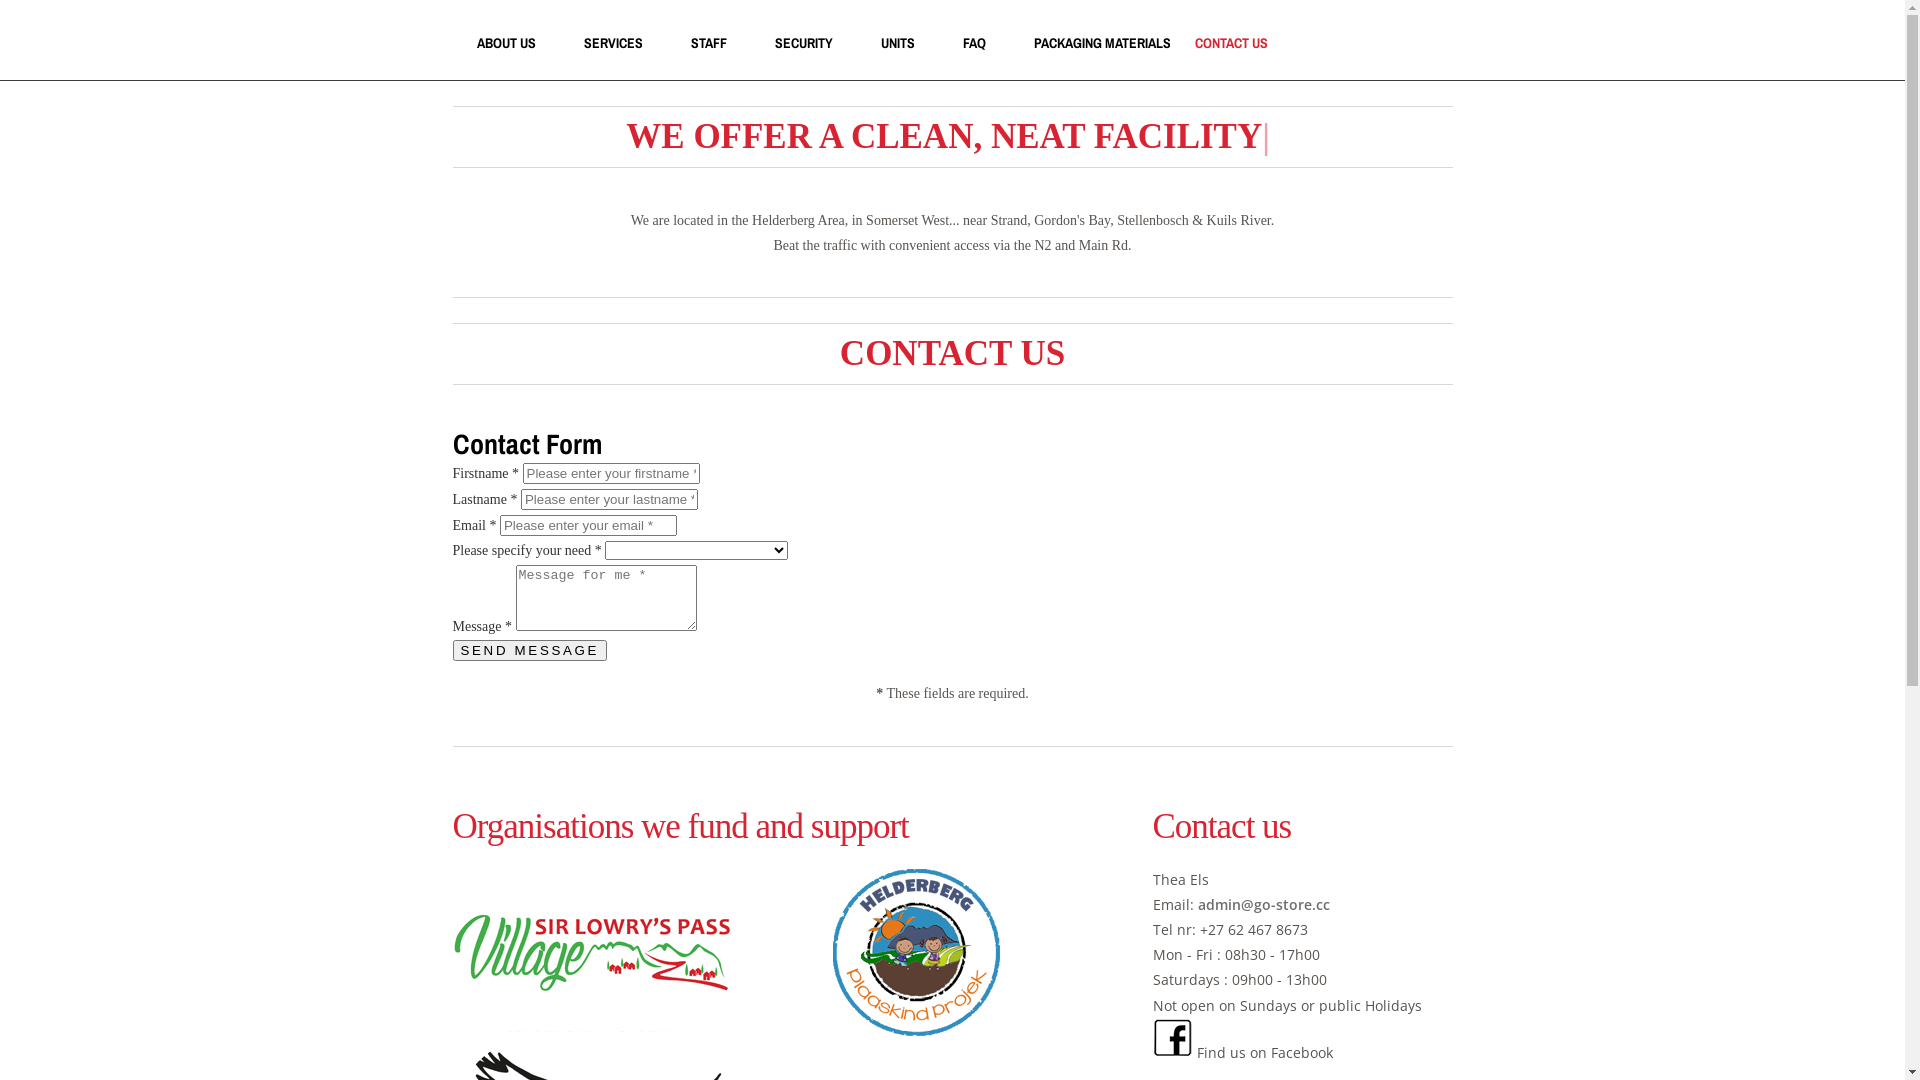 This screenshot has width=1920, height=1080. I want to click on 'STAFF', so click(708, 42).